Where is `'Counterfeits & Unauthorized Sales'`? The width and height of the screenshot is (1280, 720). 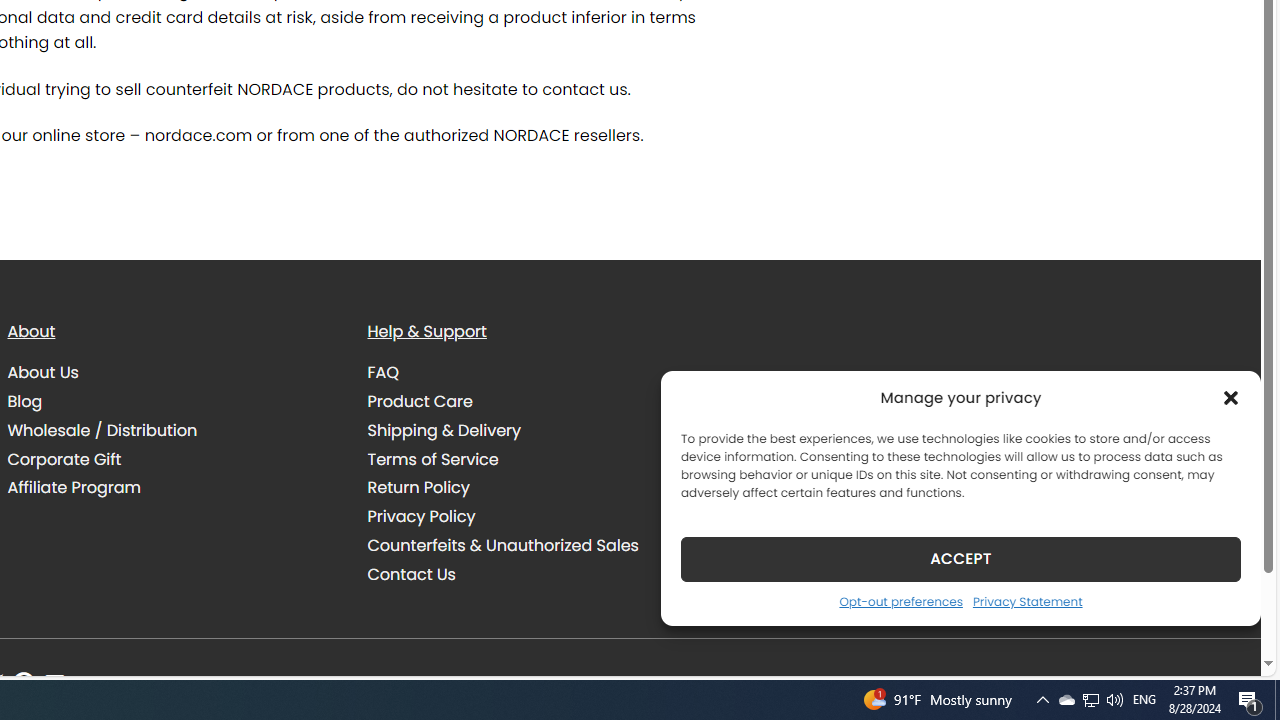 'Counterfeits & Unauthorized Sales' is located at coordinates (503, 545).